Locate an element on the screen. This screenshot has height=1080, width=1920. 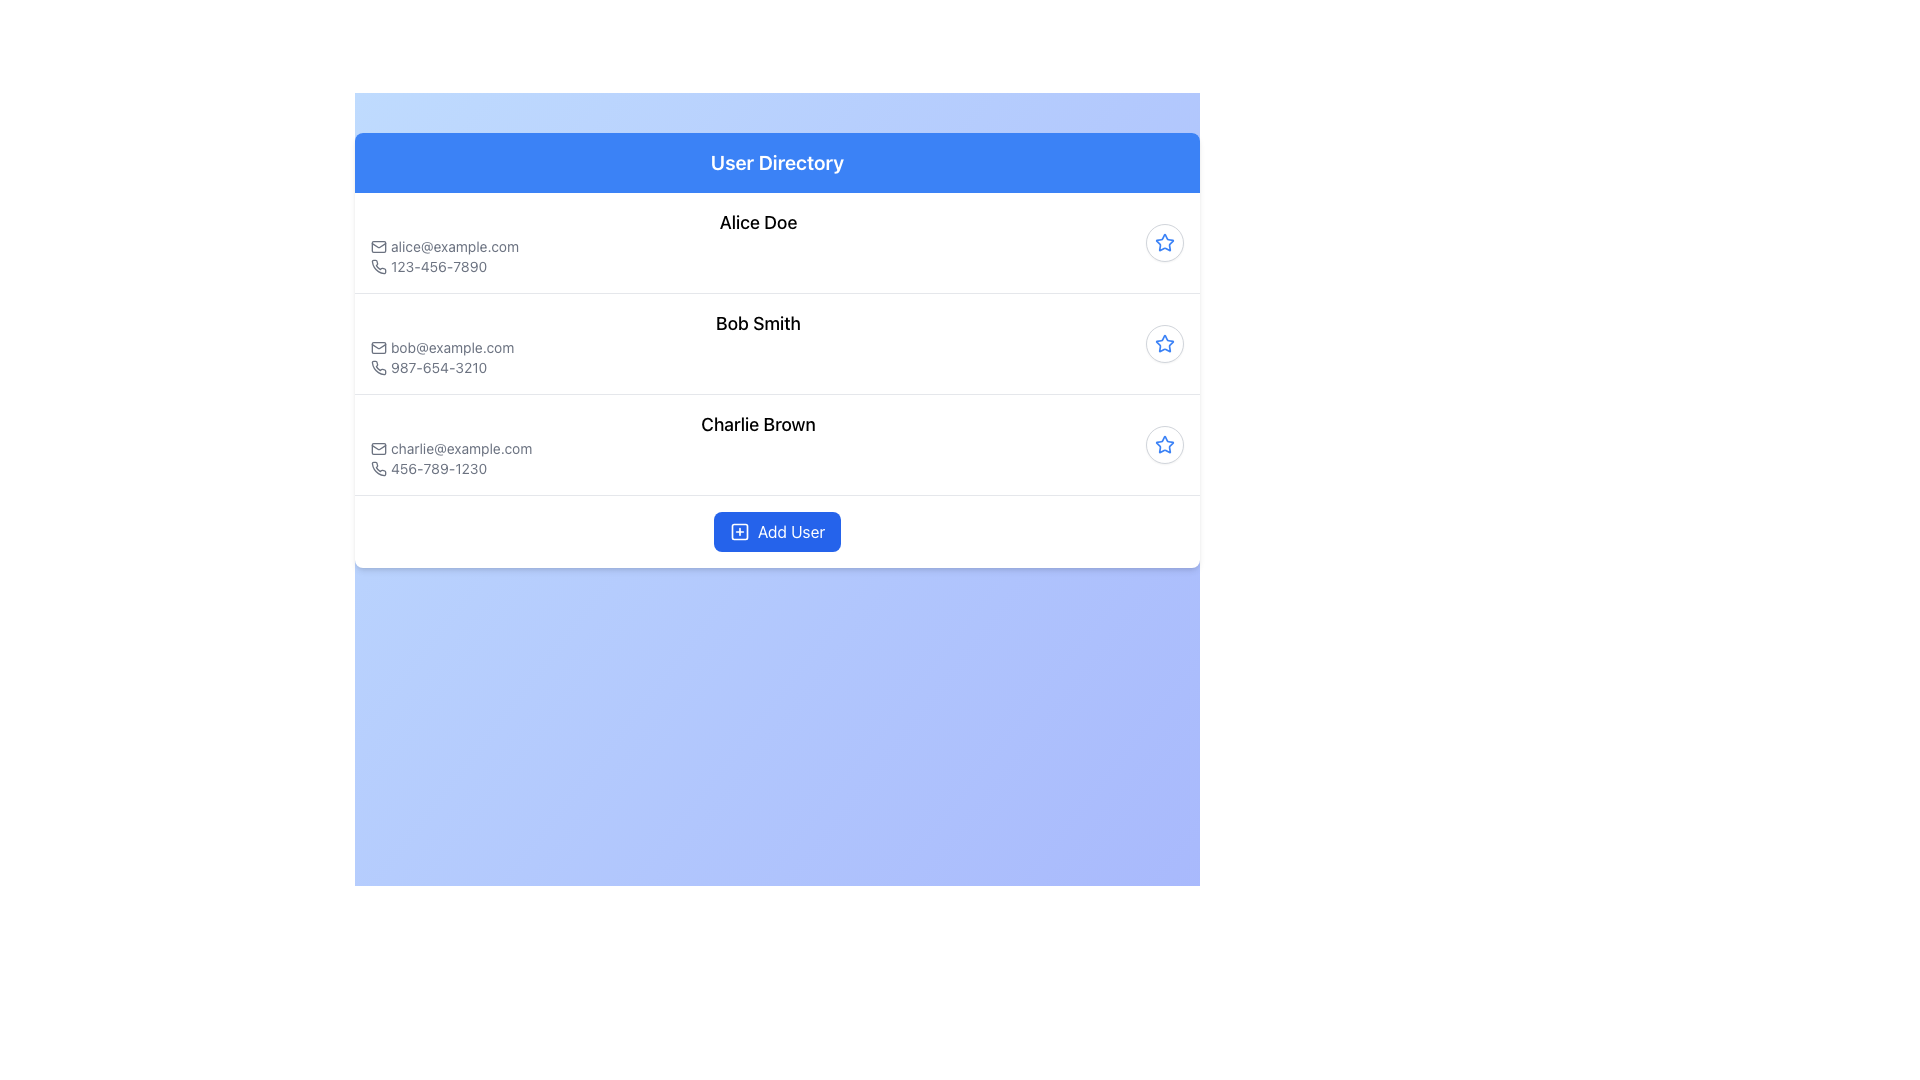
the user card representing contact information, which displays the user's name, email address, and phone number, located as the third card in the User Directory list is located at coordinates (757, 443).